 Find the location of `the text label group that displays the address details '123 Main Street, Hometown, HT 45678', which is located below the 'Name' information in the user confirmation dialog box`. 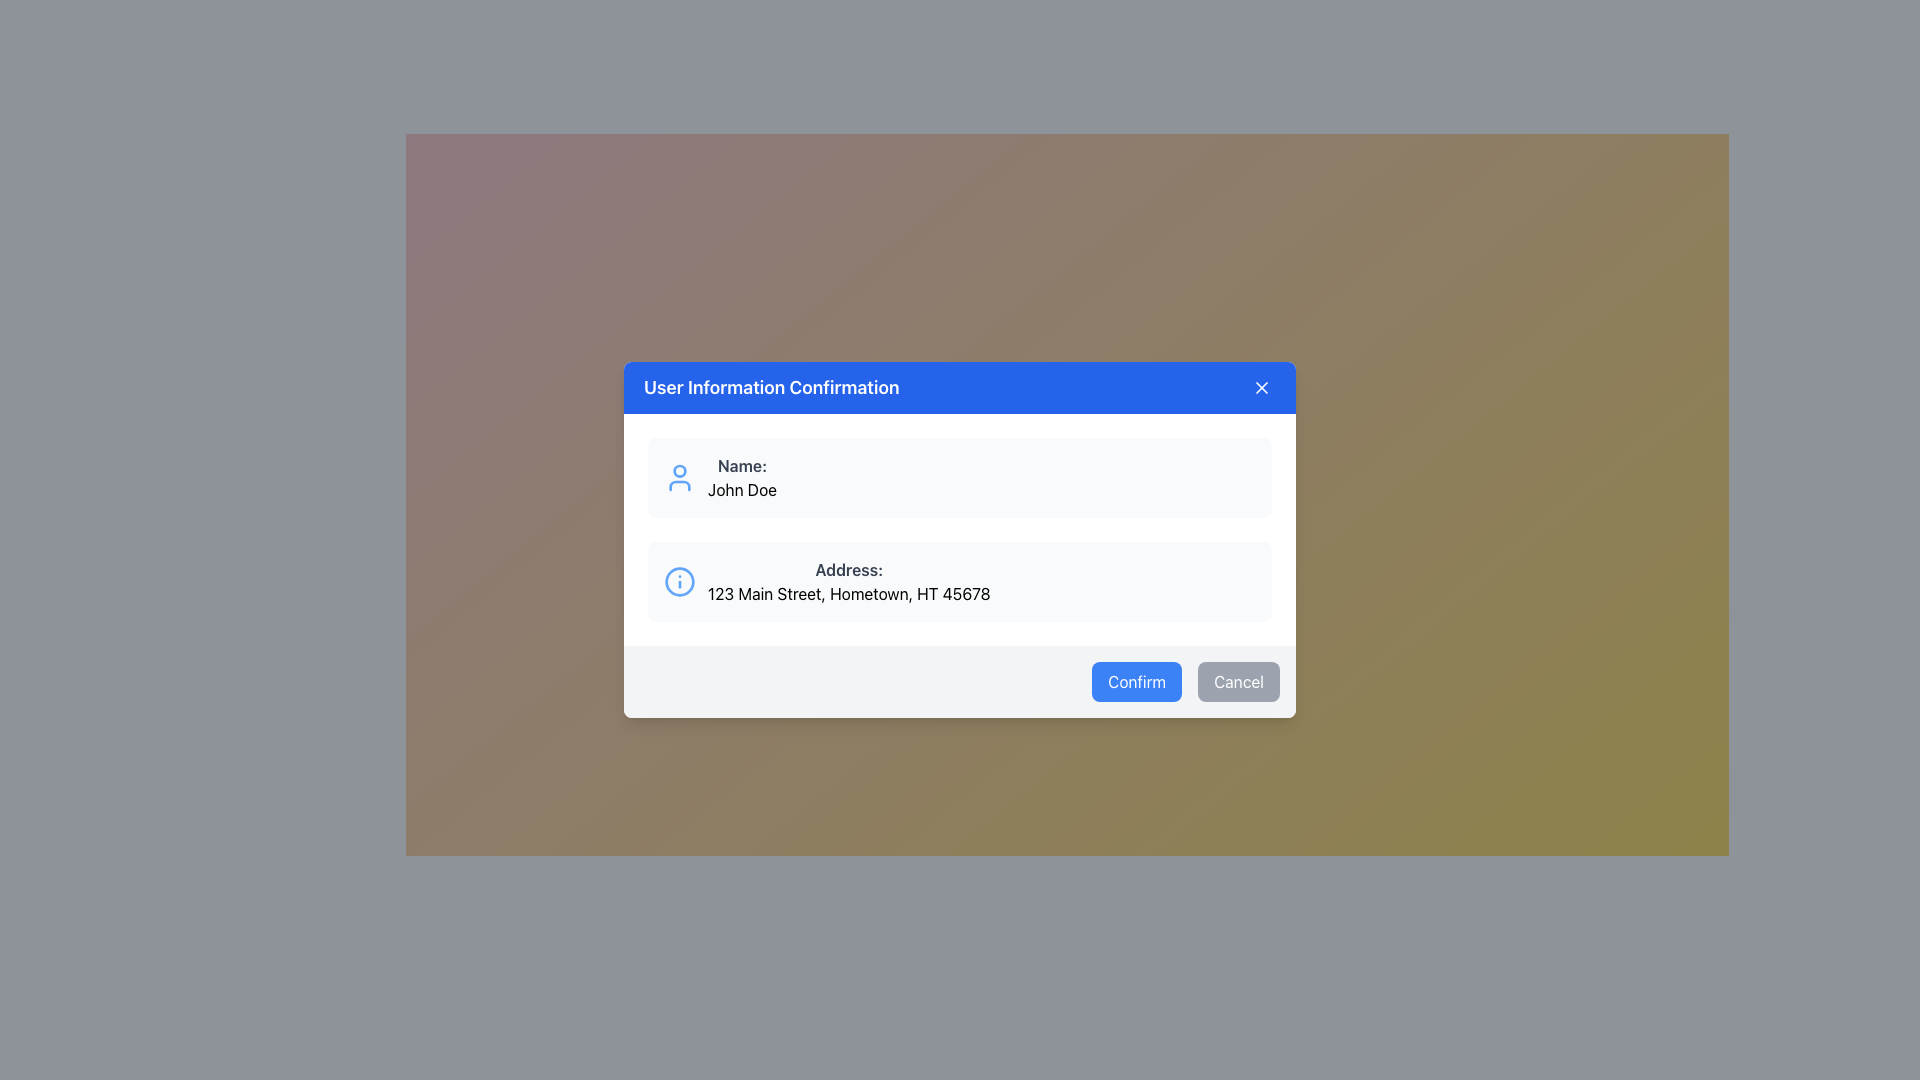

the text label group that displays the address details '123 Main Street, Hometown, HT 45678', which is located below the 'Name' information in the user confirmation dialog box is located at coordinates (849, 582).